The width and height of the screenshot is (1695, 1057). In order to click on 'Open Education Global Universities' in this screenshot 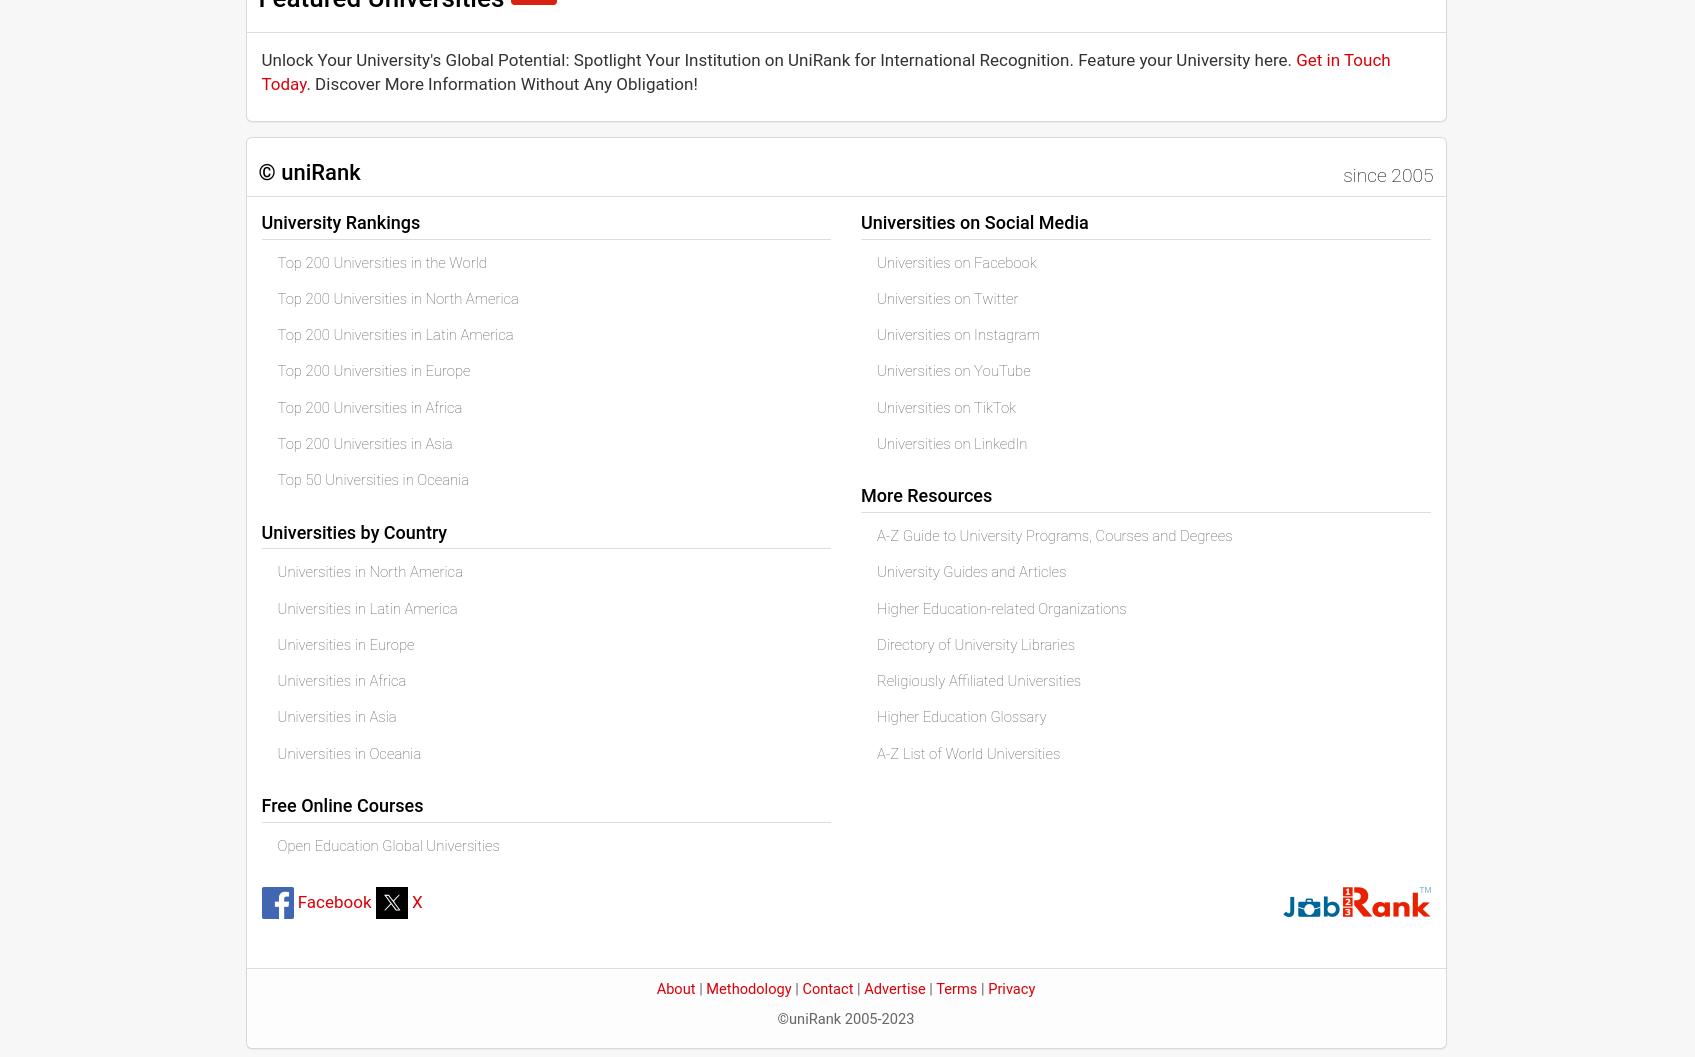, I will do `click(387, 843)`.